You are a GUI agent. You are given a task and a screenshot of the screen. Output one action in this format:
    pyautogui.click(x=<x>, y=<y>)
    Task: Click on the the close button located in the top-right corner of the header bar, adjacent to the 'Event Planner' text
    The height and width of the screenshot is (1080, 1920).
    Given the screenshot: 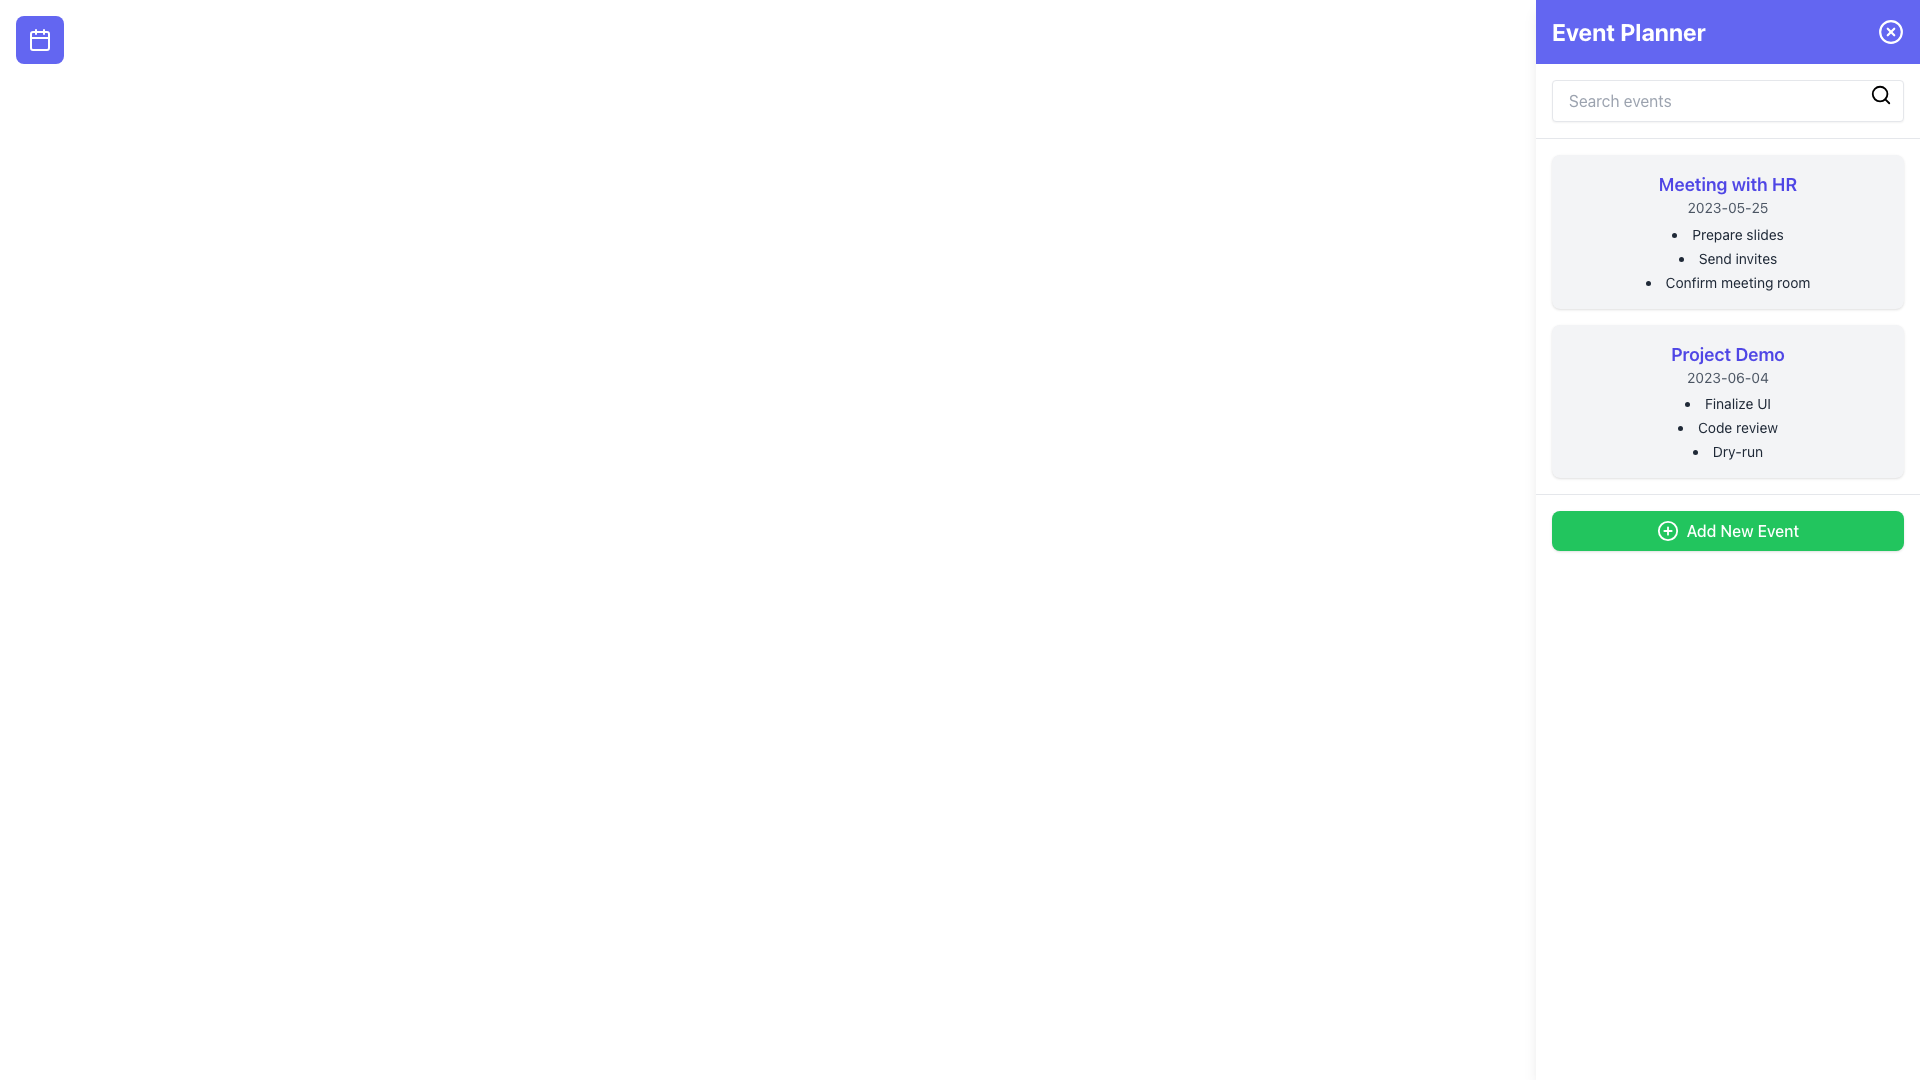 What is the action you would take?
    pyautogui.click(x=1890, y=31)
    